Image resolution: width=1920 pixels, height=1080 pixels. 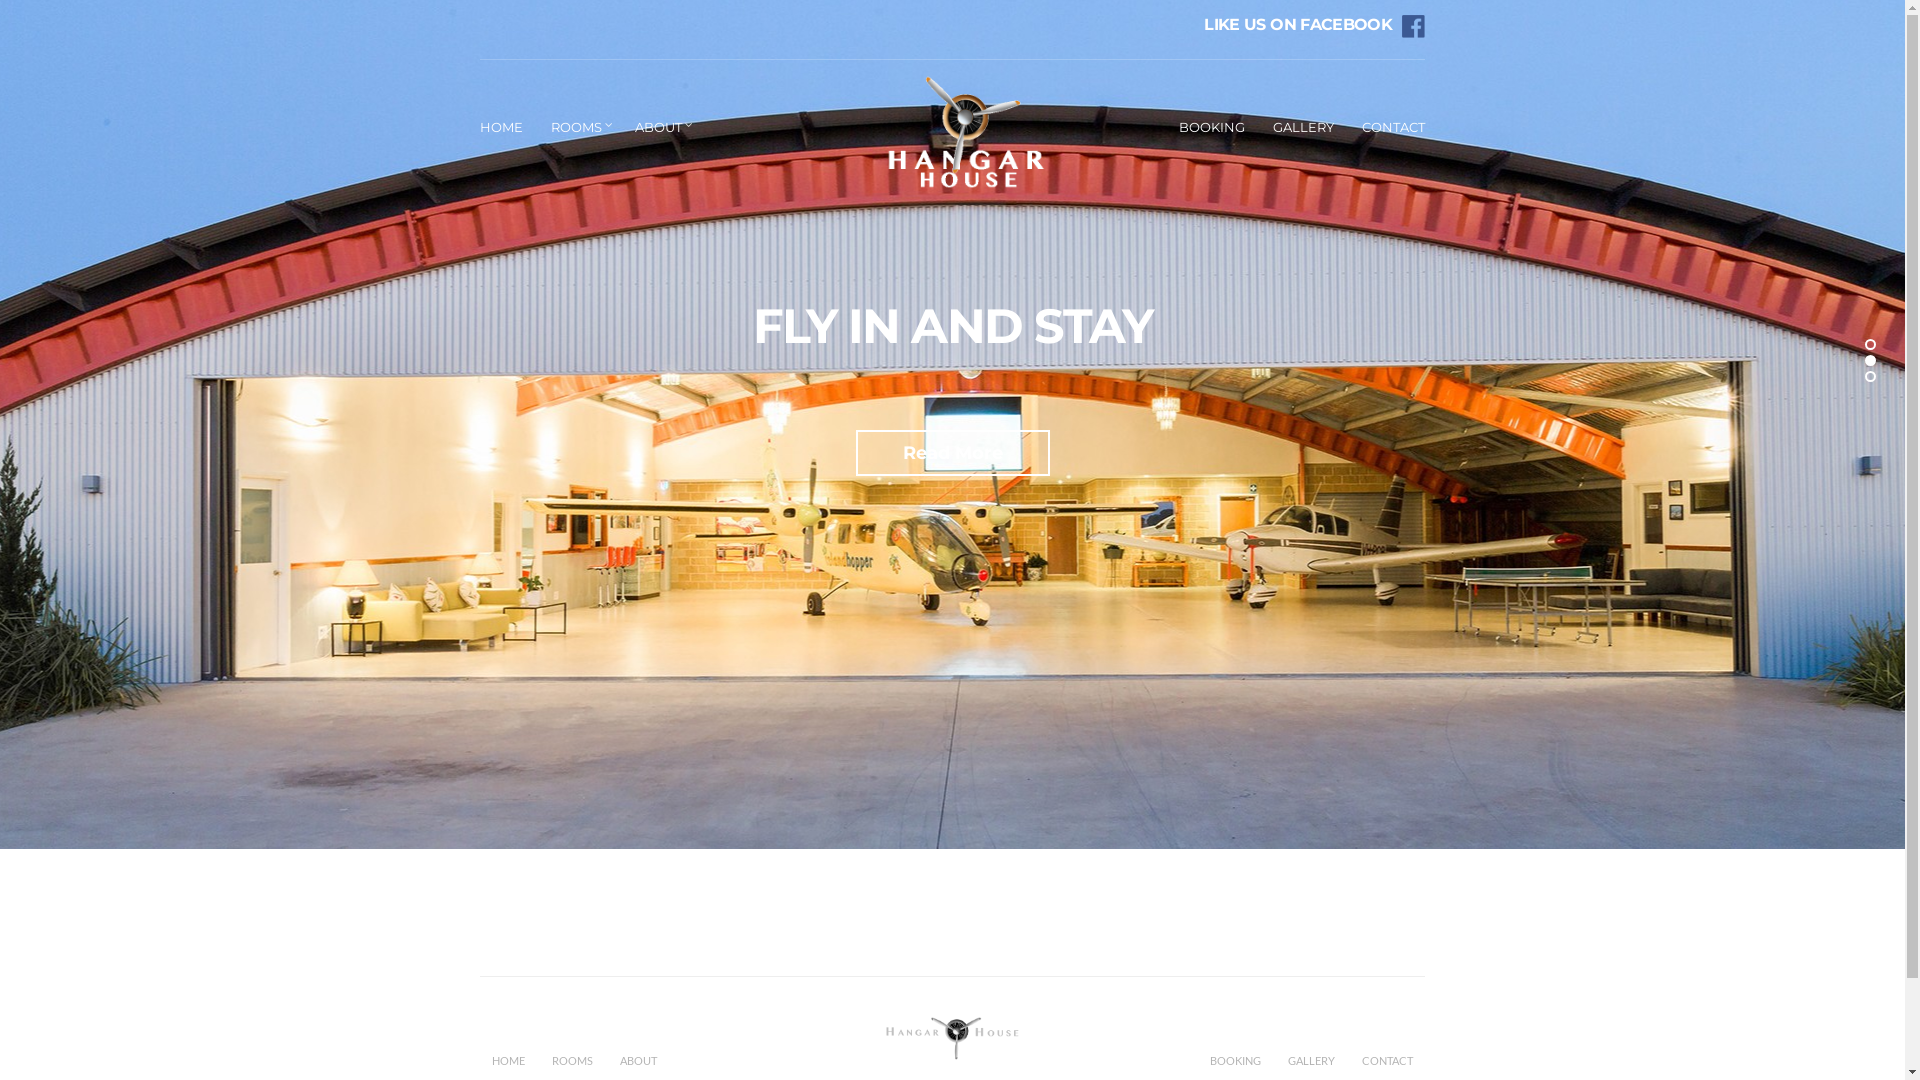 I want to click on 'BOOKING', so click(x=1210, y=130).